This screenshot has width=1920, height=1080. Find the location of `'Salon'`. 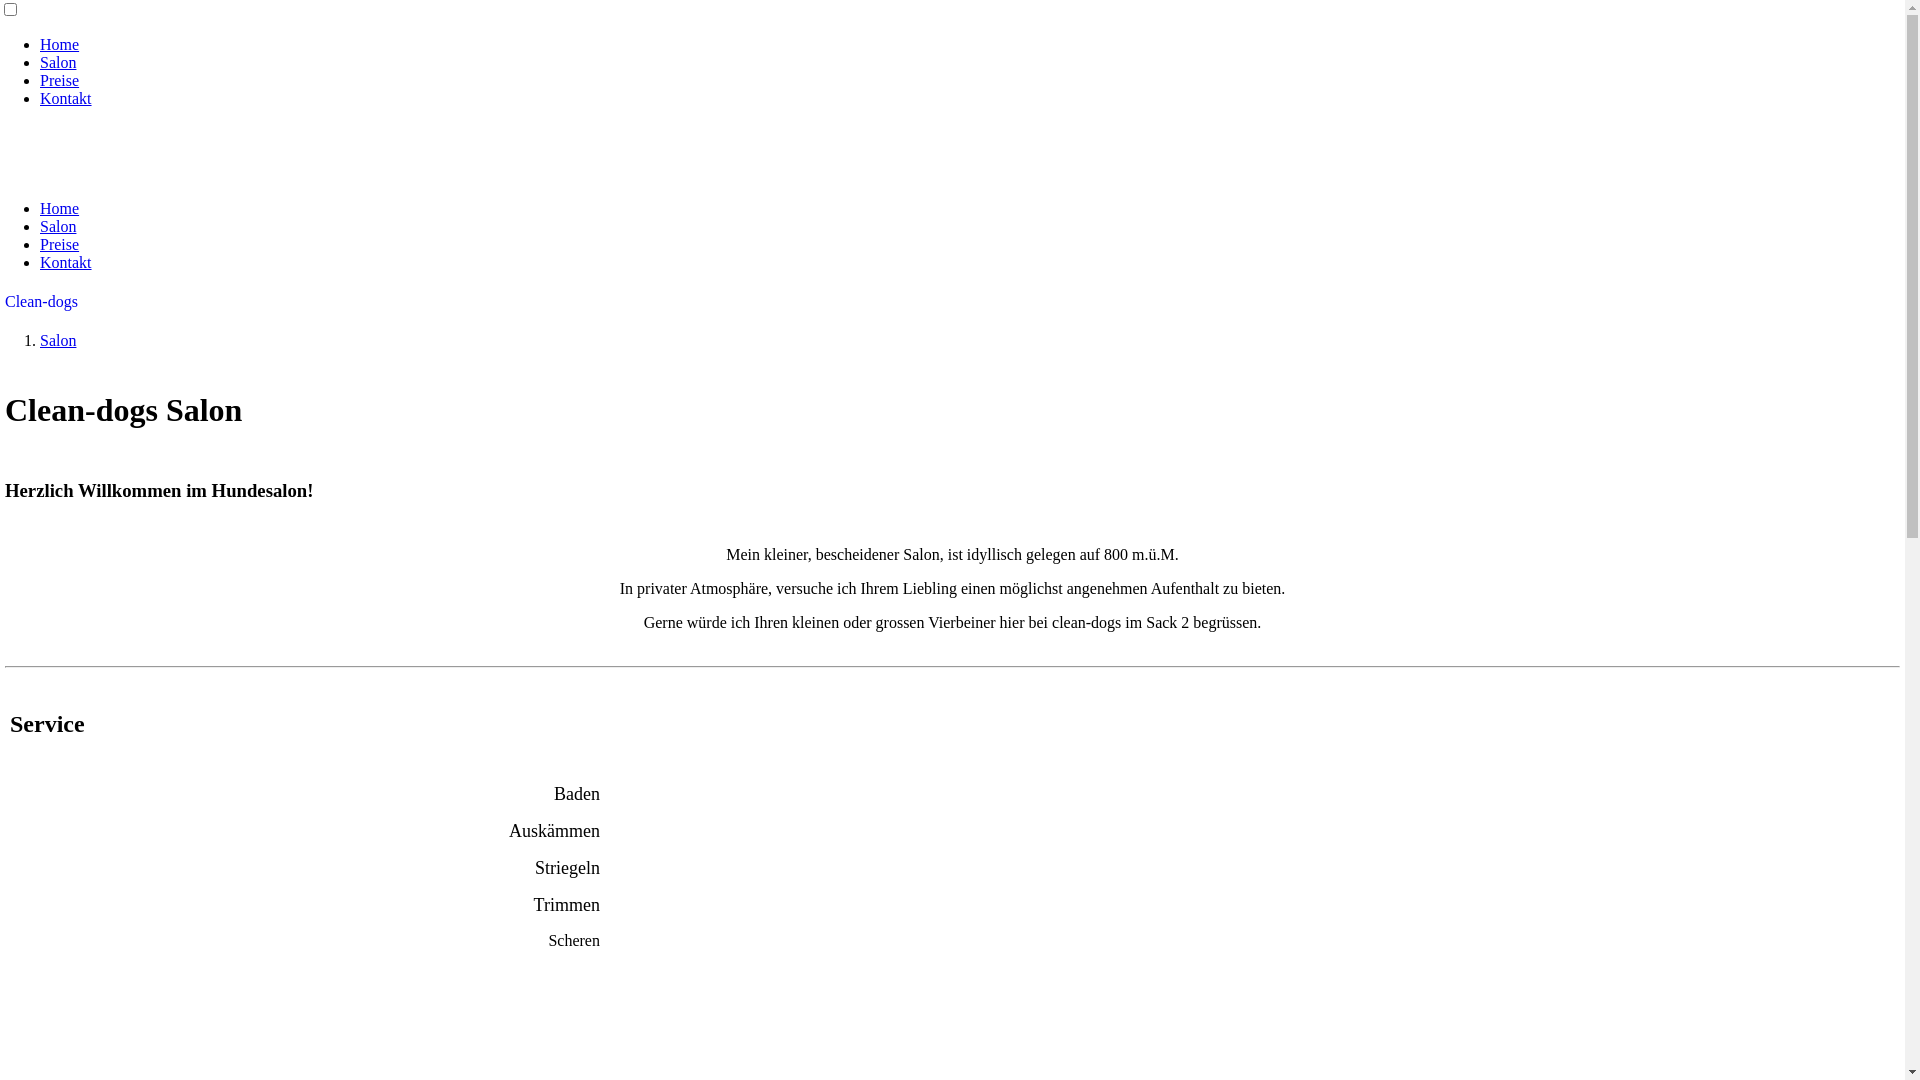

'Salon' is located at coordinates (57, 61).